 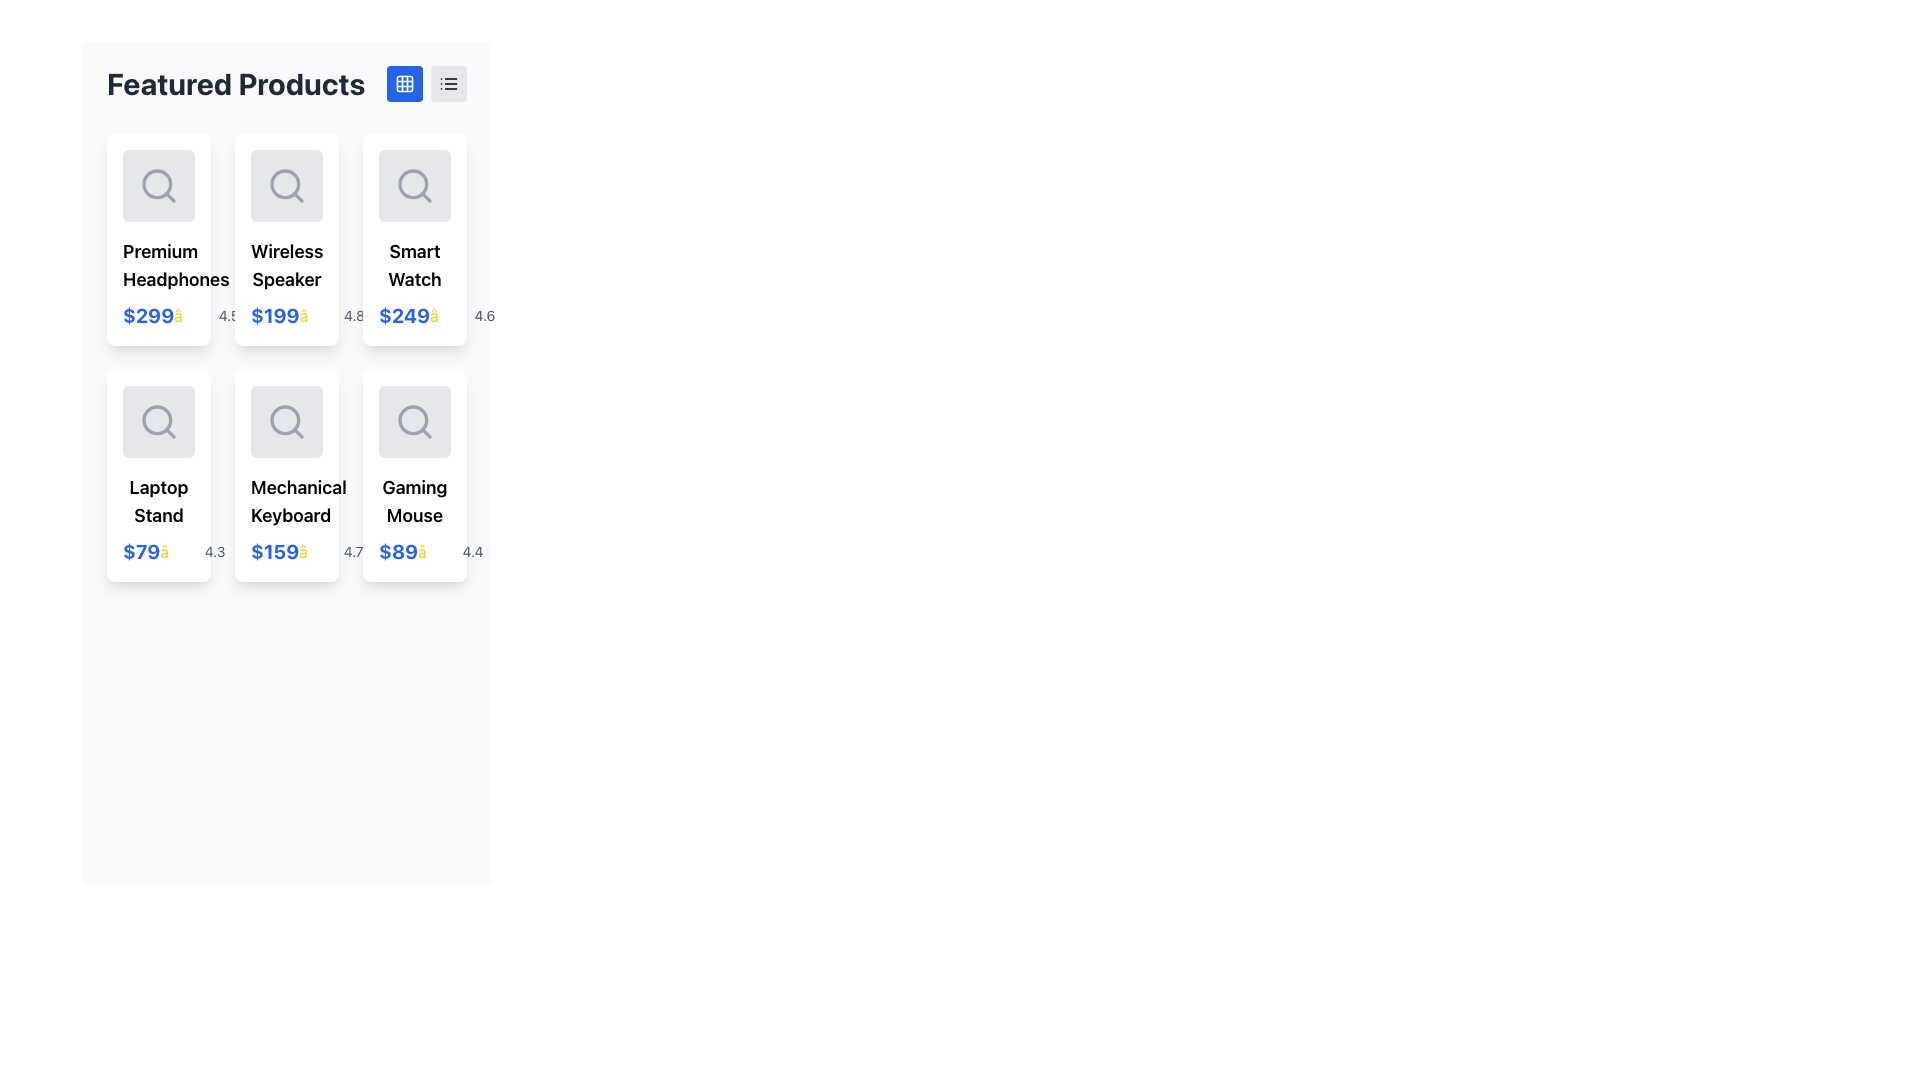 I want to click on displayed price text of the 'Mechanical Keyboard' product located in the second row, second column of the product grid, above the rating information, so click(x=274, y=551).